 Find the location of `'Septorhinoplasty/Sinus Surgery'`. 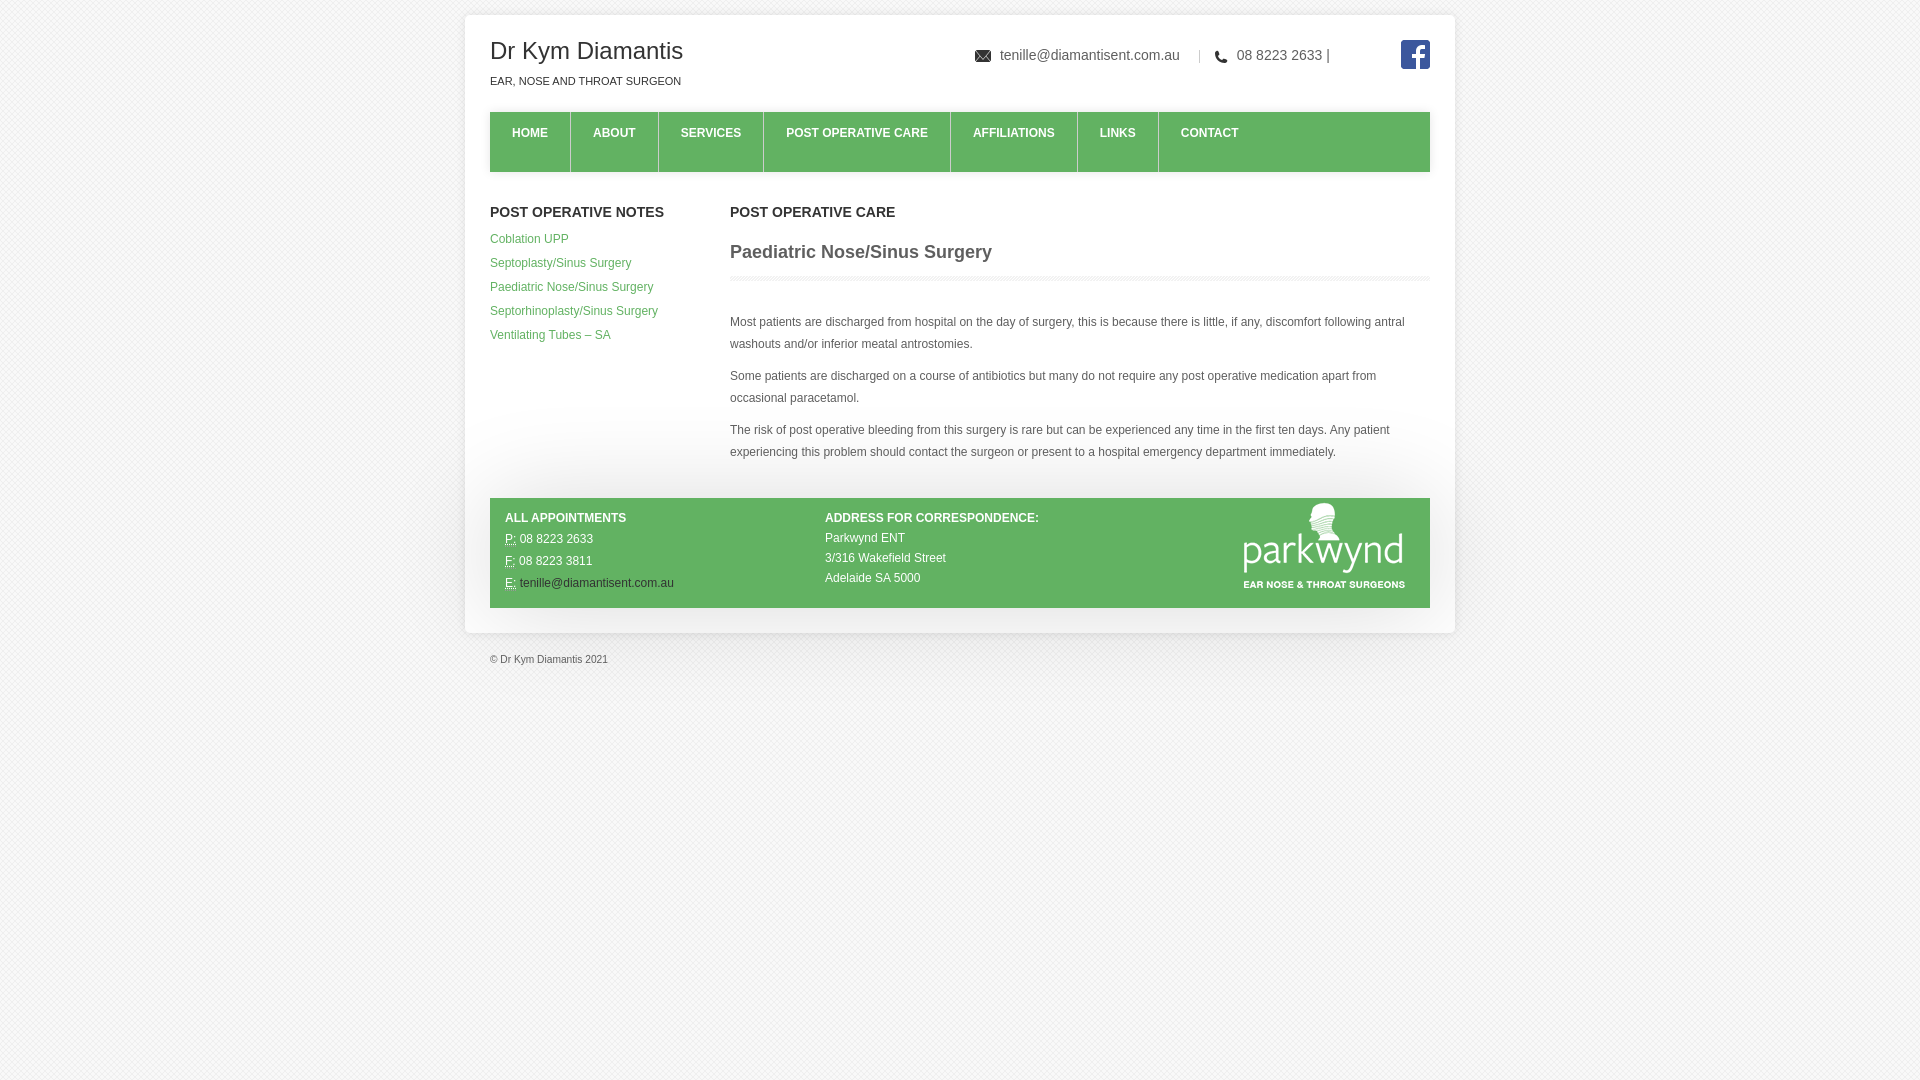

'Septorhinoplasty/Sinus Surgery' is located at coordinates (489, 311).